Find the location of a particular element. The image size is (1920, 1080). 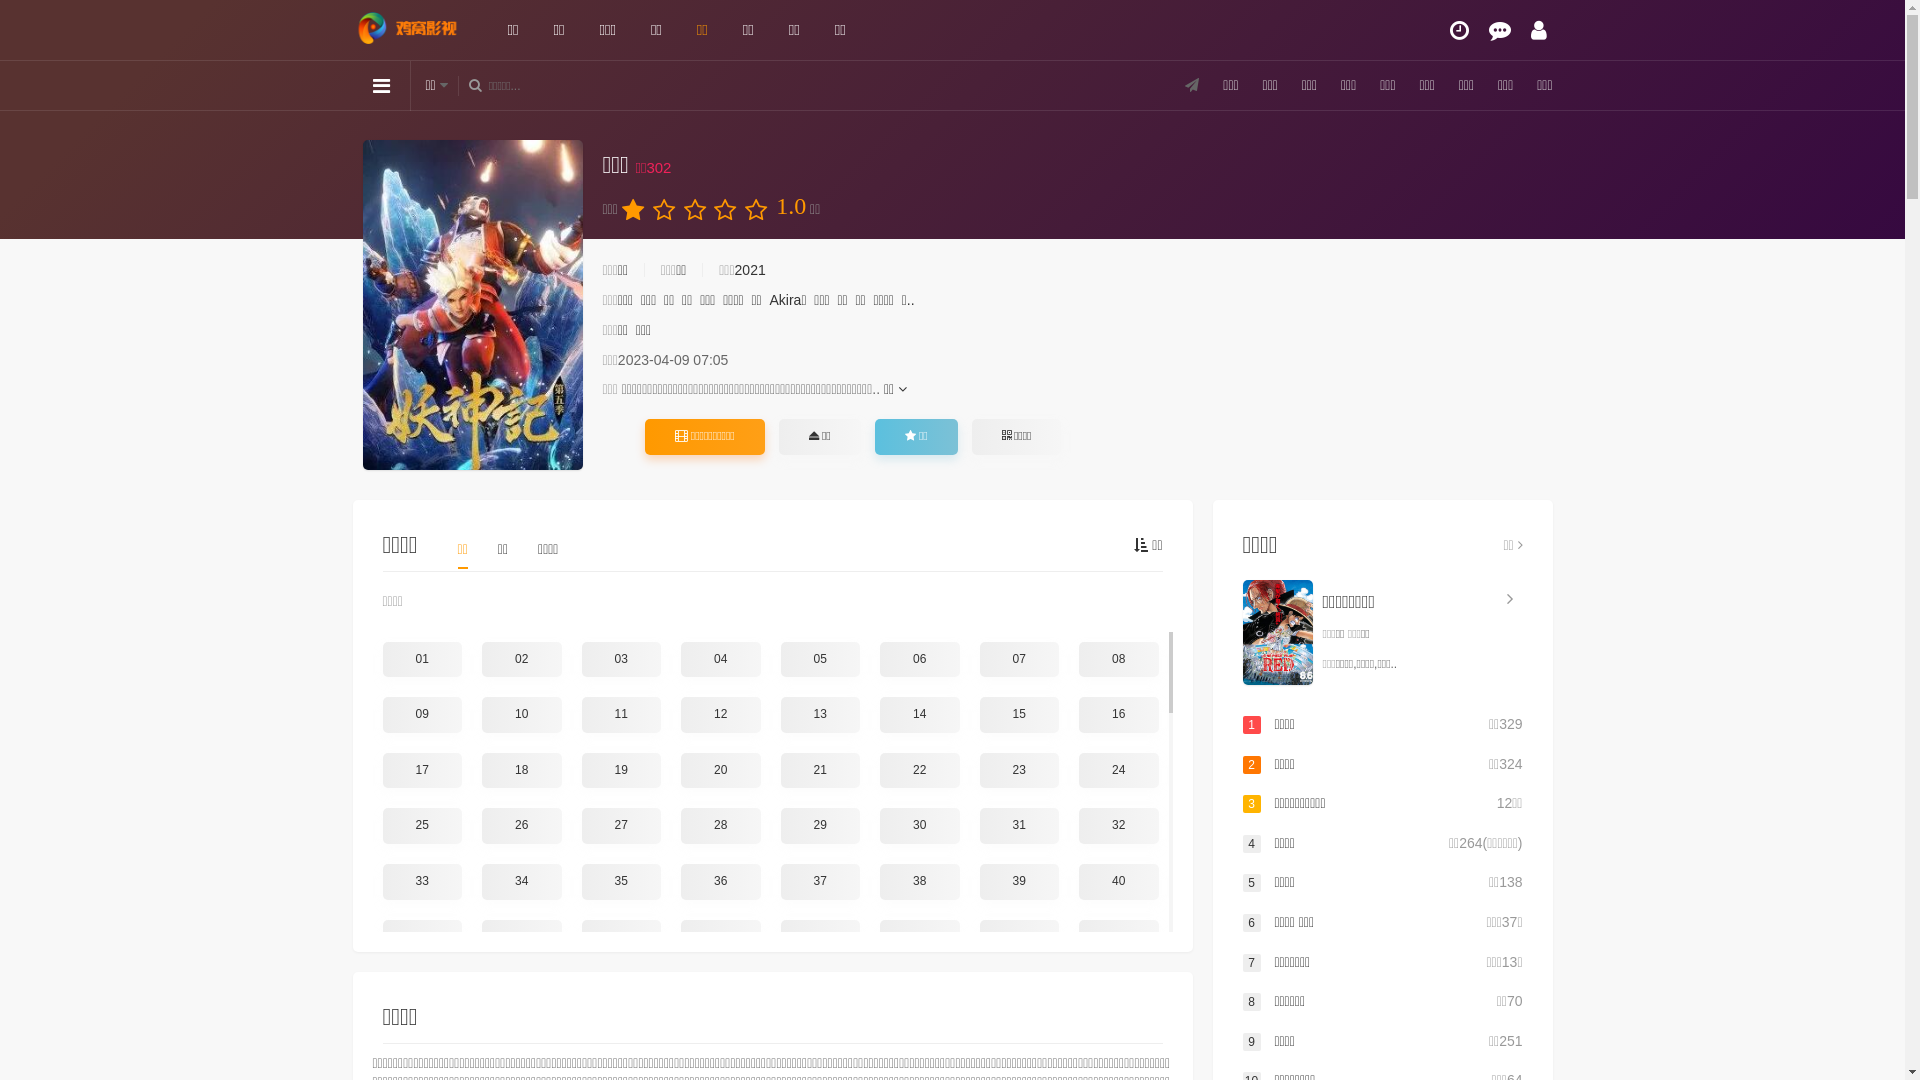

'39' is located at coordinates (979, 881).